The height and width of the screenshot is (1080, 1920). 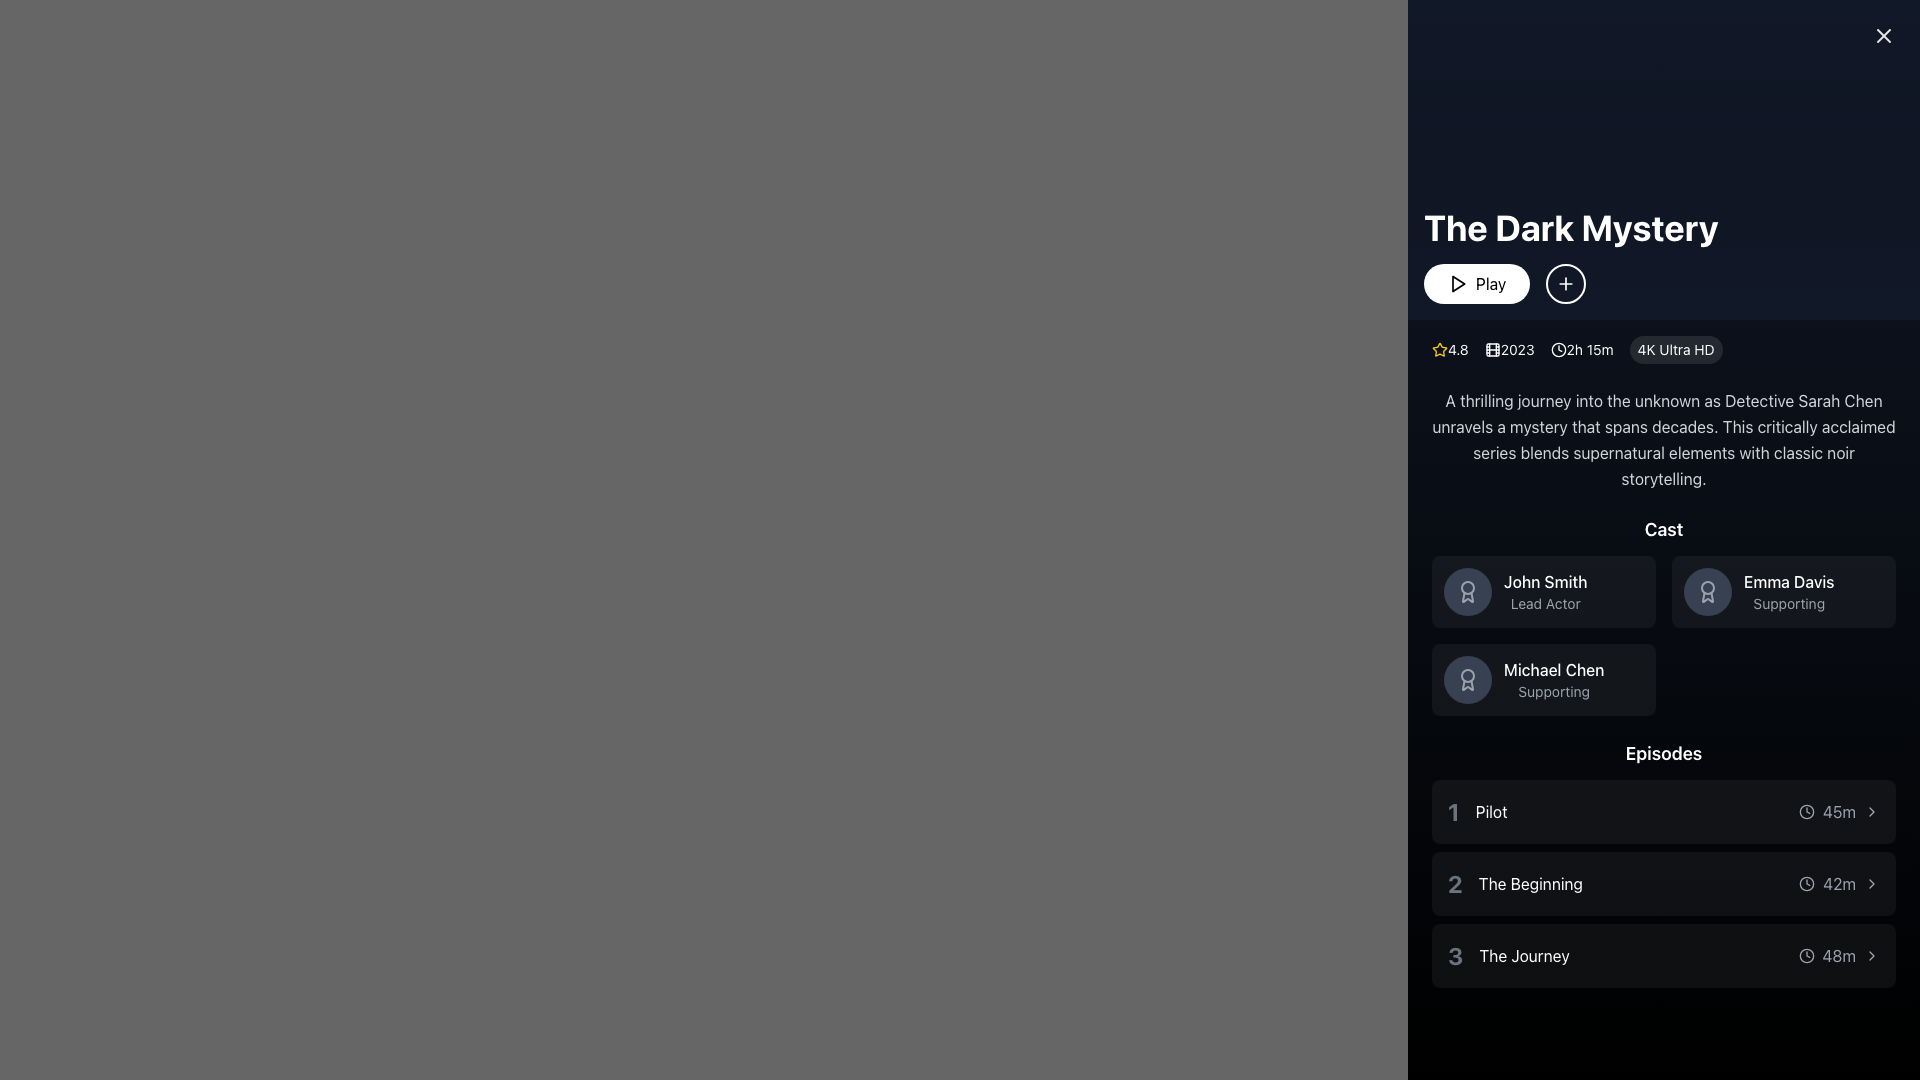 I want to click on the rounded close button with a white 'X' icon located in the top-right corner of the sidebar interface to visualize the hover effect, so click(x=1882, y=35).